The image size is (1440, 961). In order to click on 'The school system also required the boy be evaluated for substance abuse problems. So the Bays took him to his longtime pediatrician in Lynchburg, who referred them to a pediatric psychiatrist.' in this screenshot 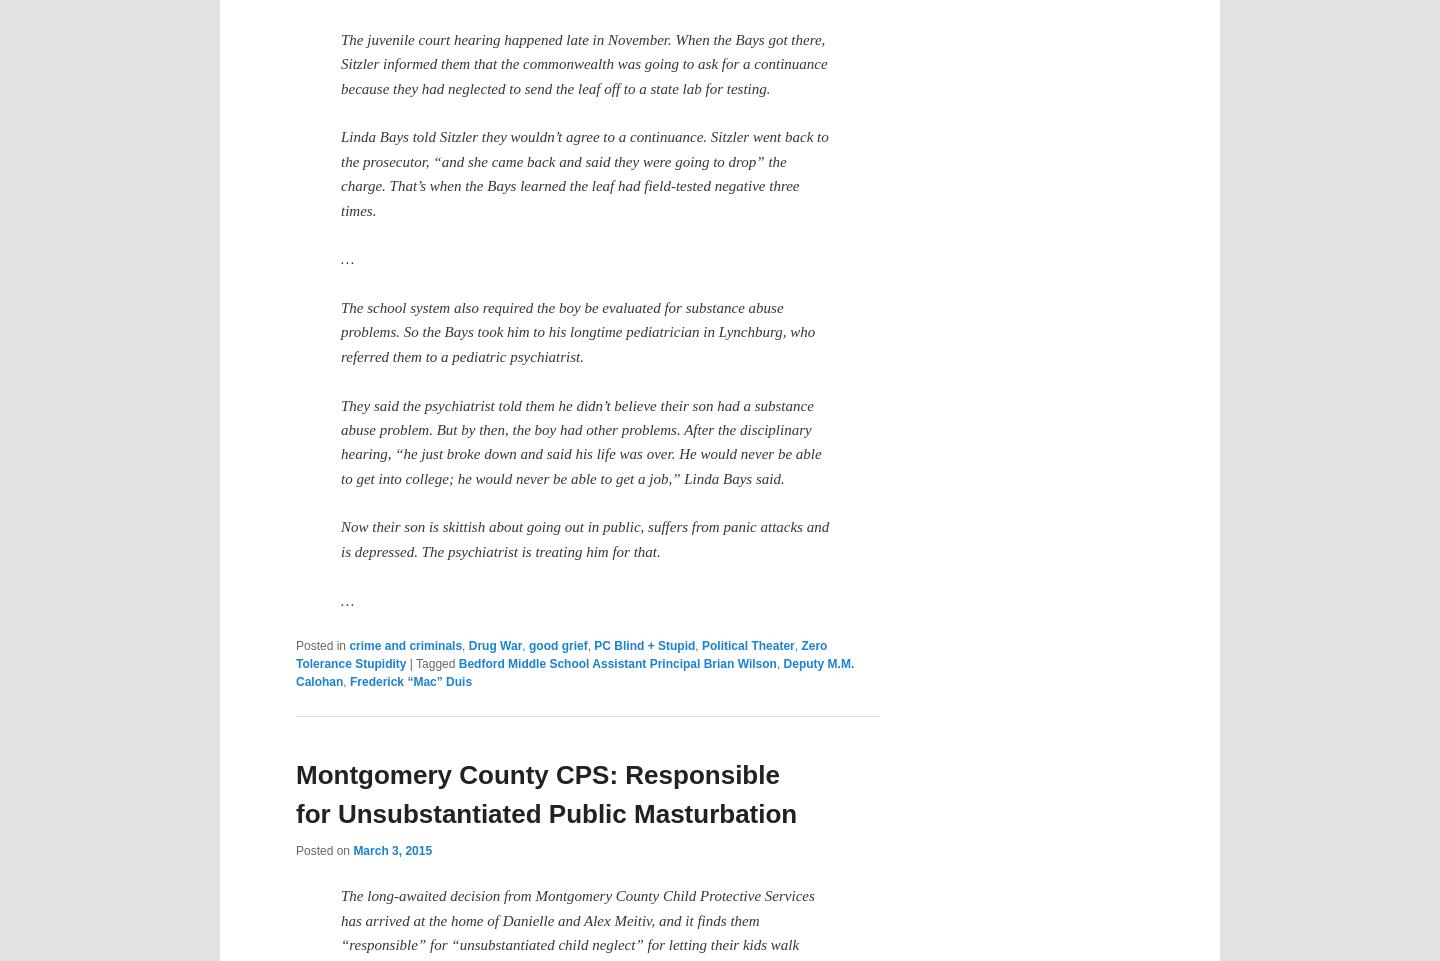, I will do `click(578, 331)`.